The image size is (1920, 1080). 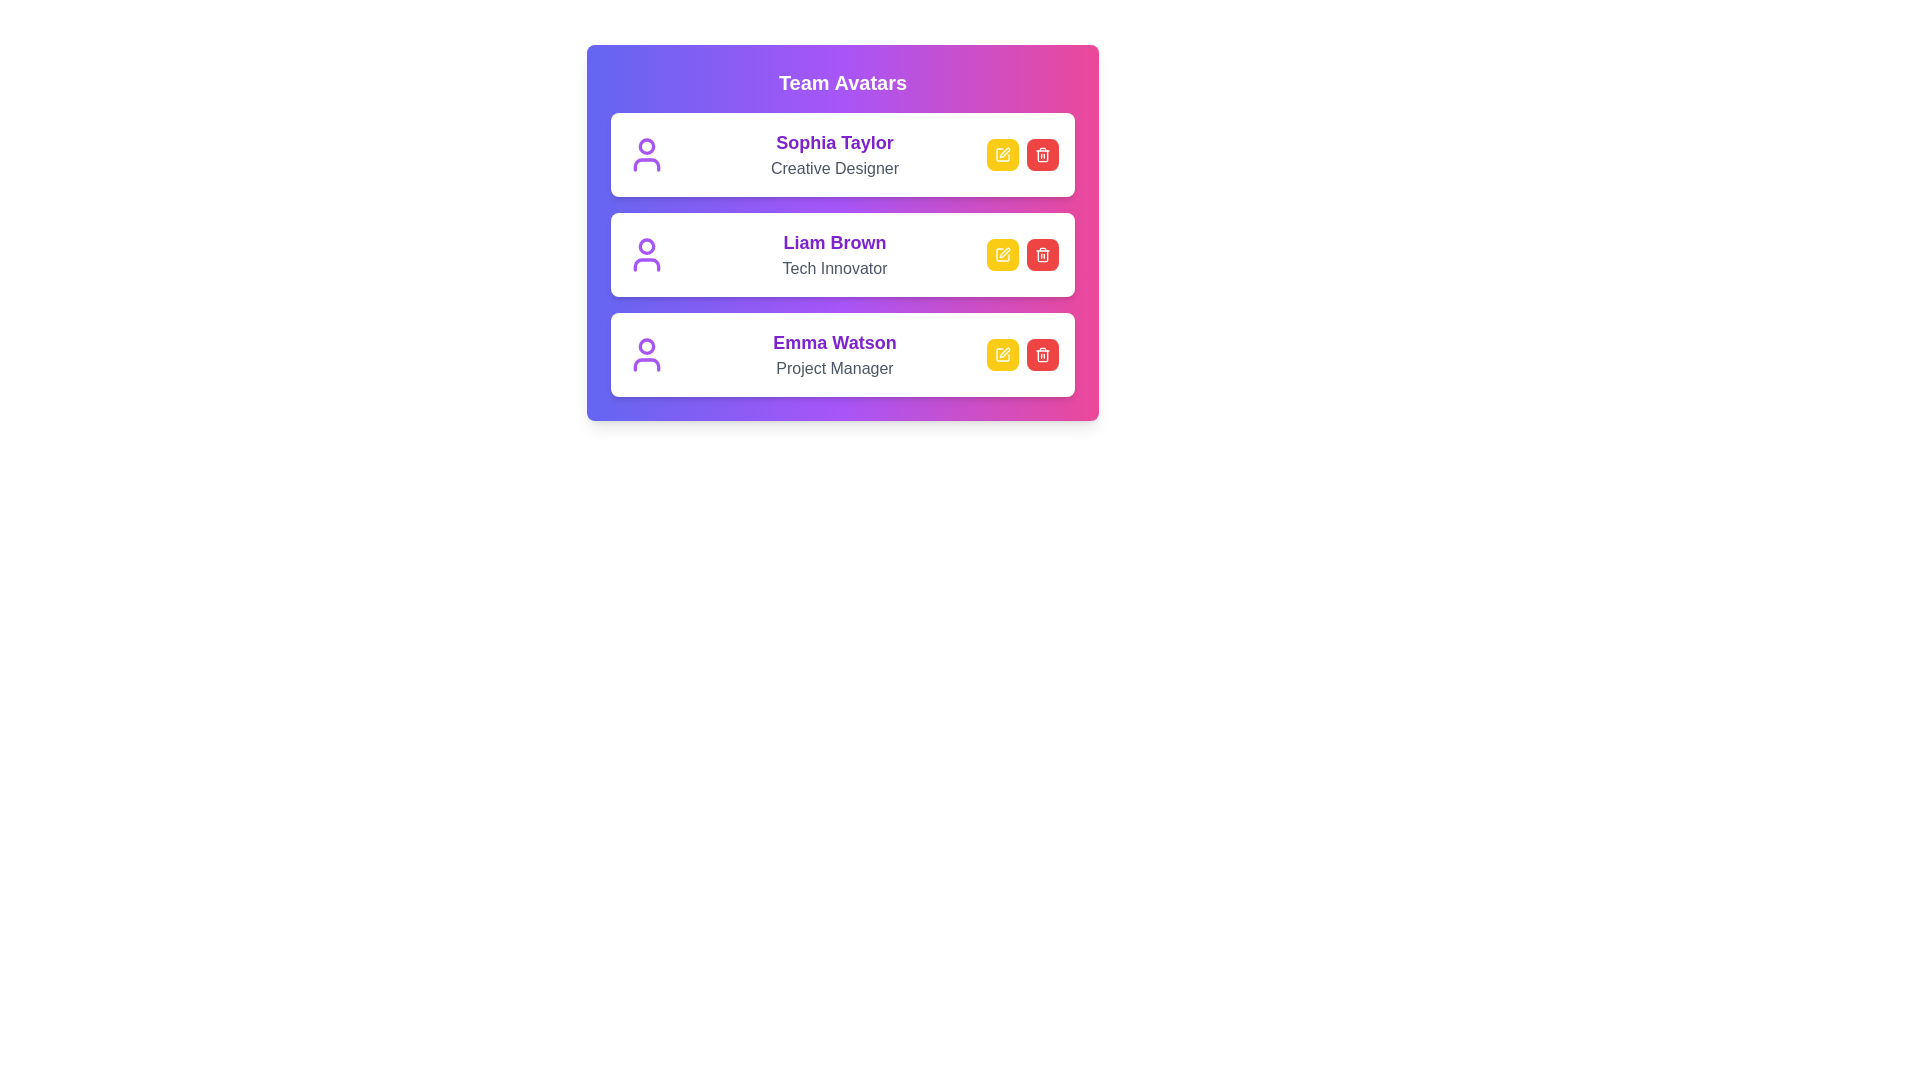 What do you see at coordinates (647, 353) in the screenshot?
I see `the circular user icon with a purple fill representing 'Emma Watson', located in the third row of team avatars` at bounding box center [647, 353].